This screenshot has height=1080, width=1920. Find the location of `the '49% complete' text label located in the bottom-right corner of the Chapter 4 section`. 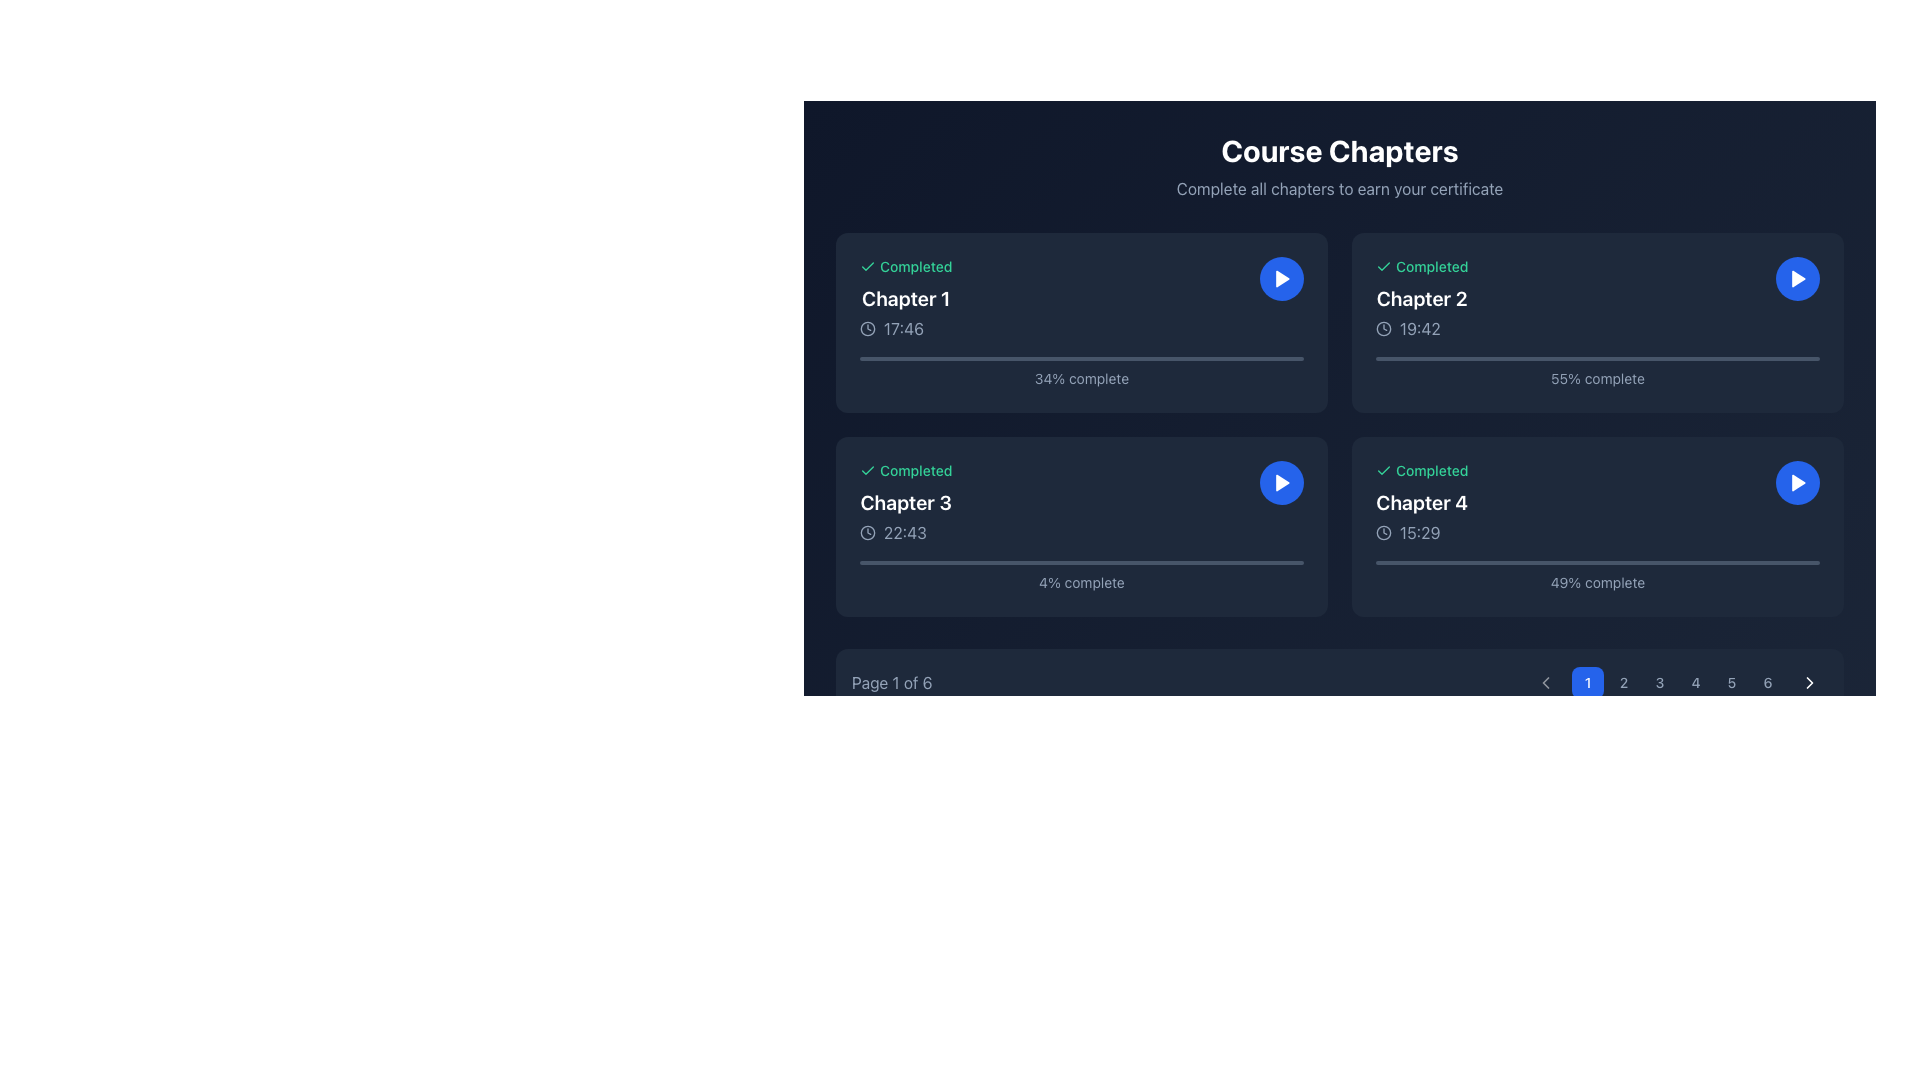

the '49% complete' text label located in the bottom-right corner of the Chapter 4 section is located at coordinates (1597, 577).